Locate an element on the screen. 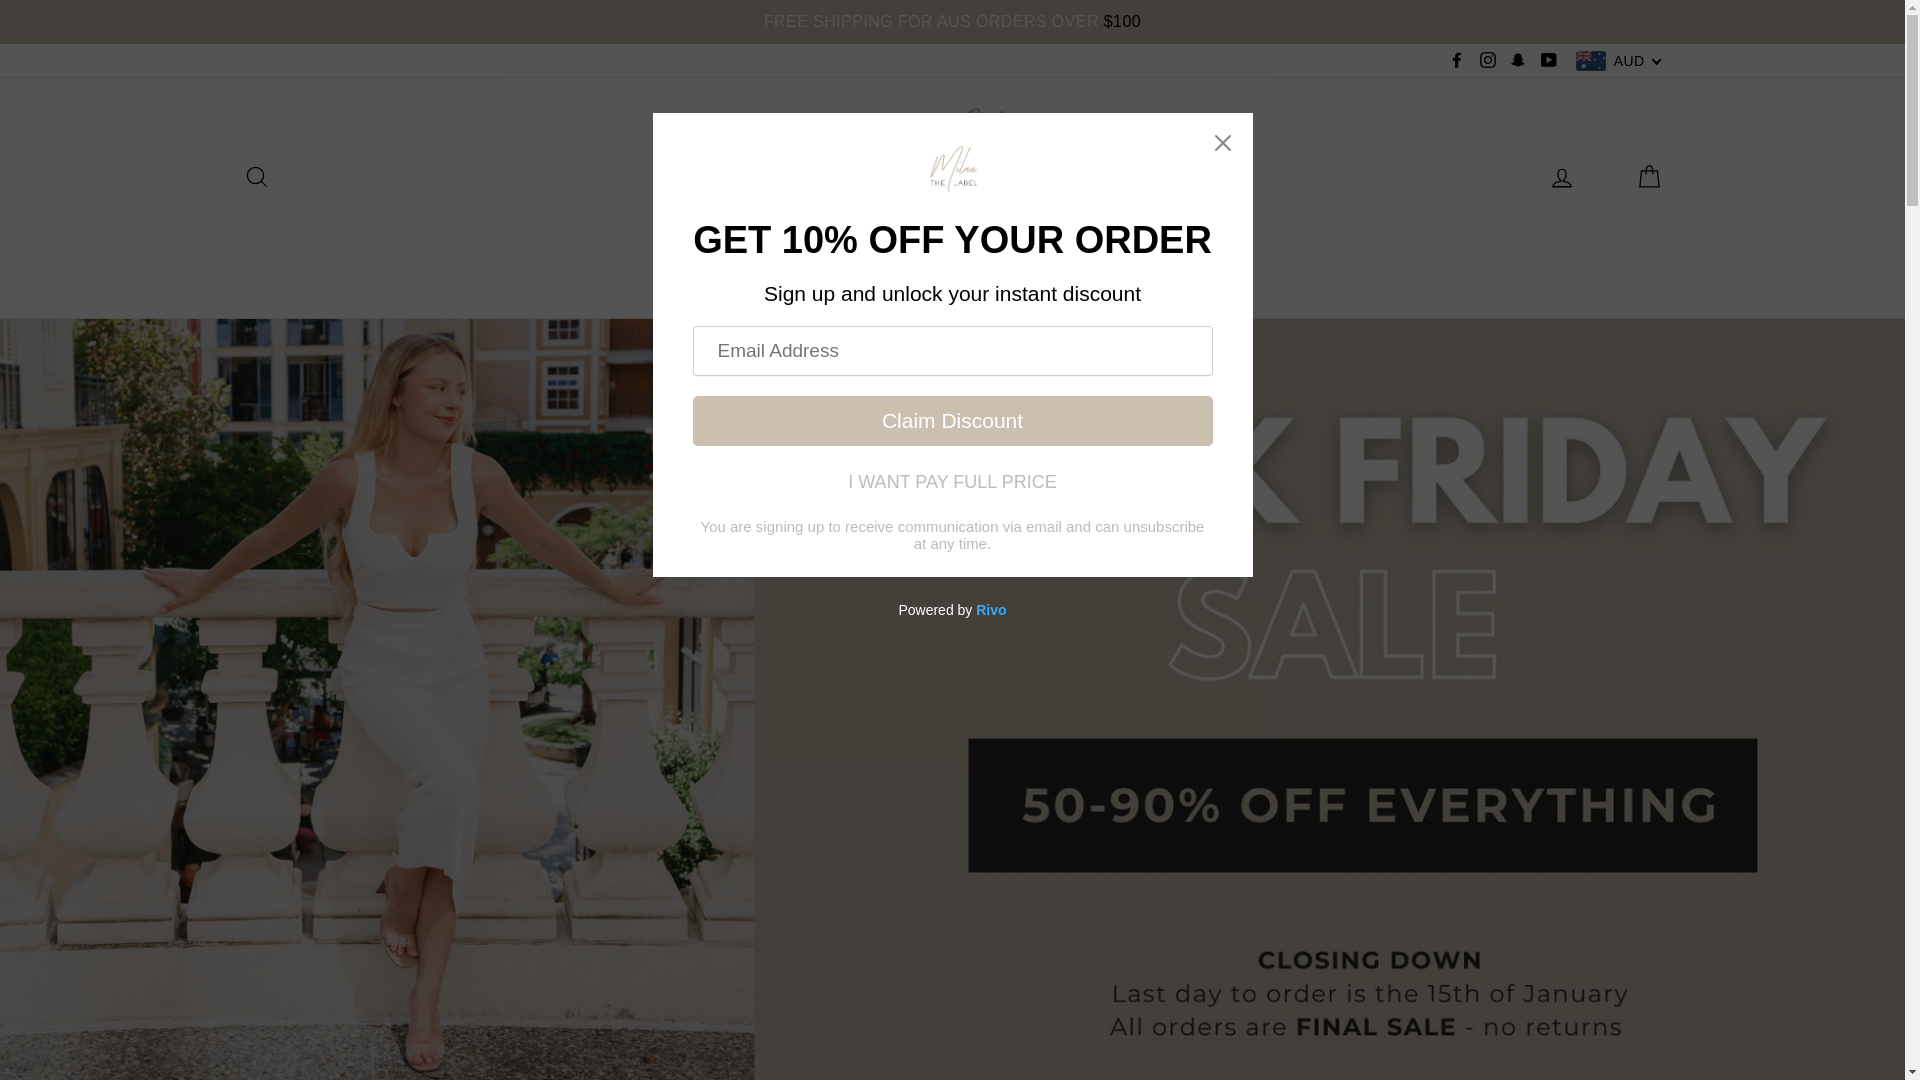 Image resolution: width=1920 pixels, height=1080 pixels. 'DENIM' is located at coordinates (890, 276).